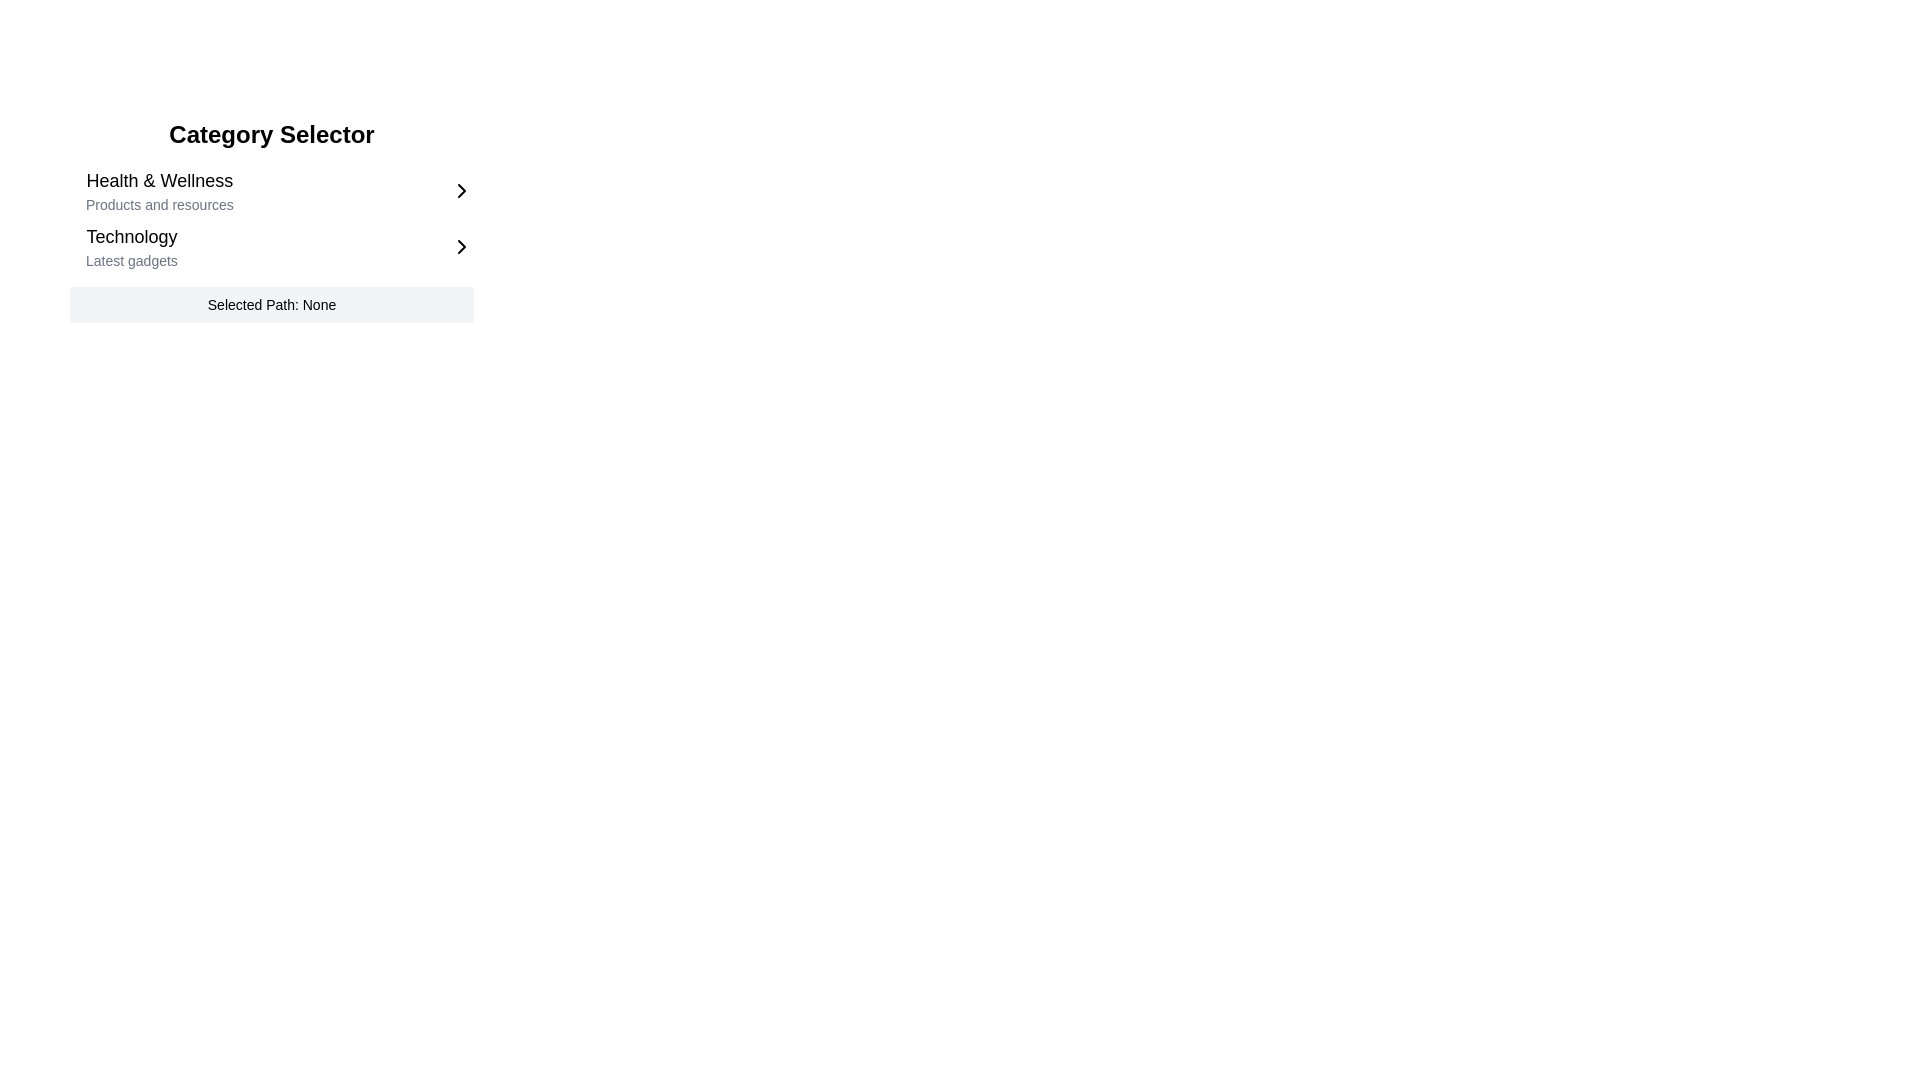 This screenshot has width=1920, height=1080. Describe the element at coordinates (460, 191) in the screenshot. I see `the right-pointing chevron icon at the far-right end of the 'Health & Wellness' category list item` at that location.